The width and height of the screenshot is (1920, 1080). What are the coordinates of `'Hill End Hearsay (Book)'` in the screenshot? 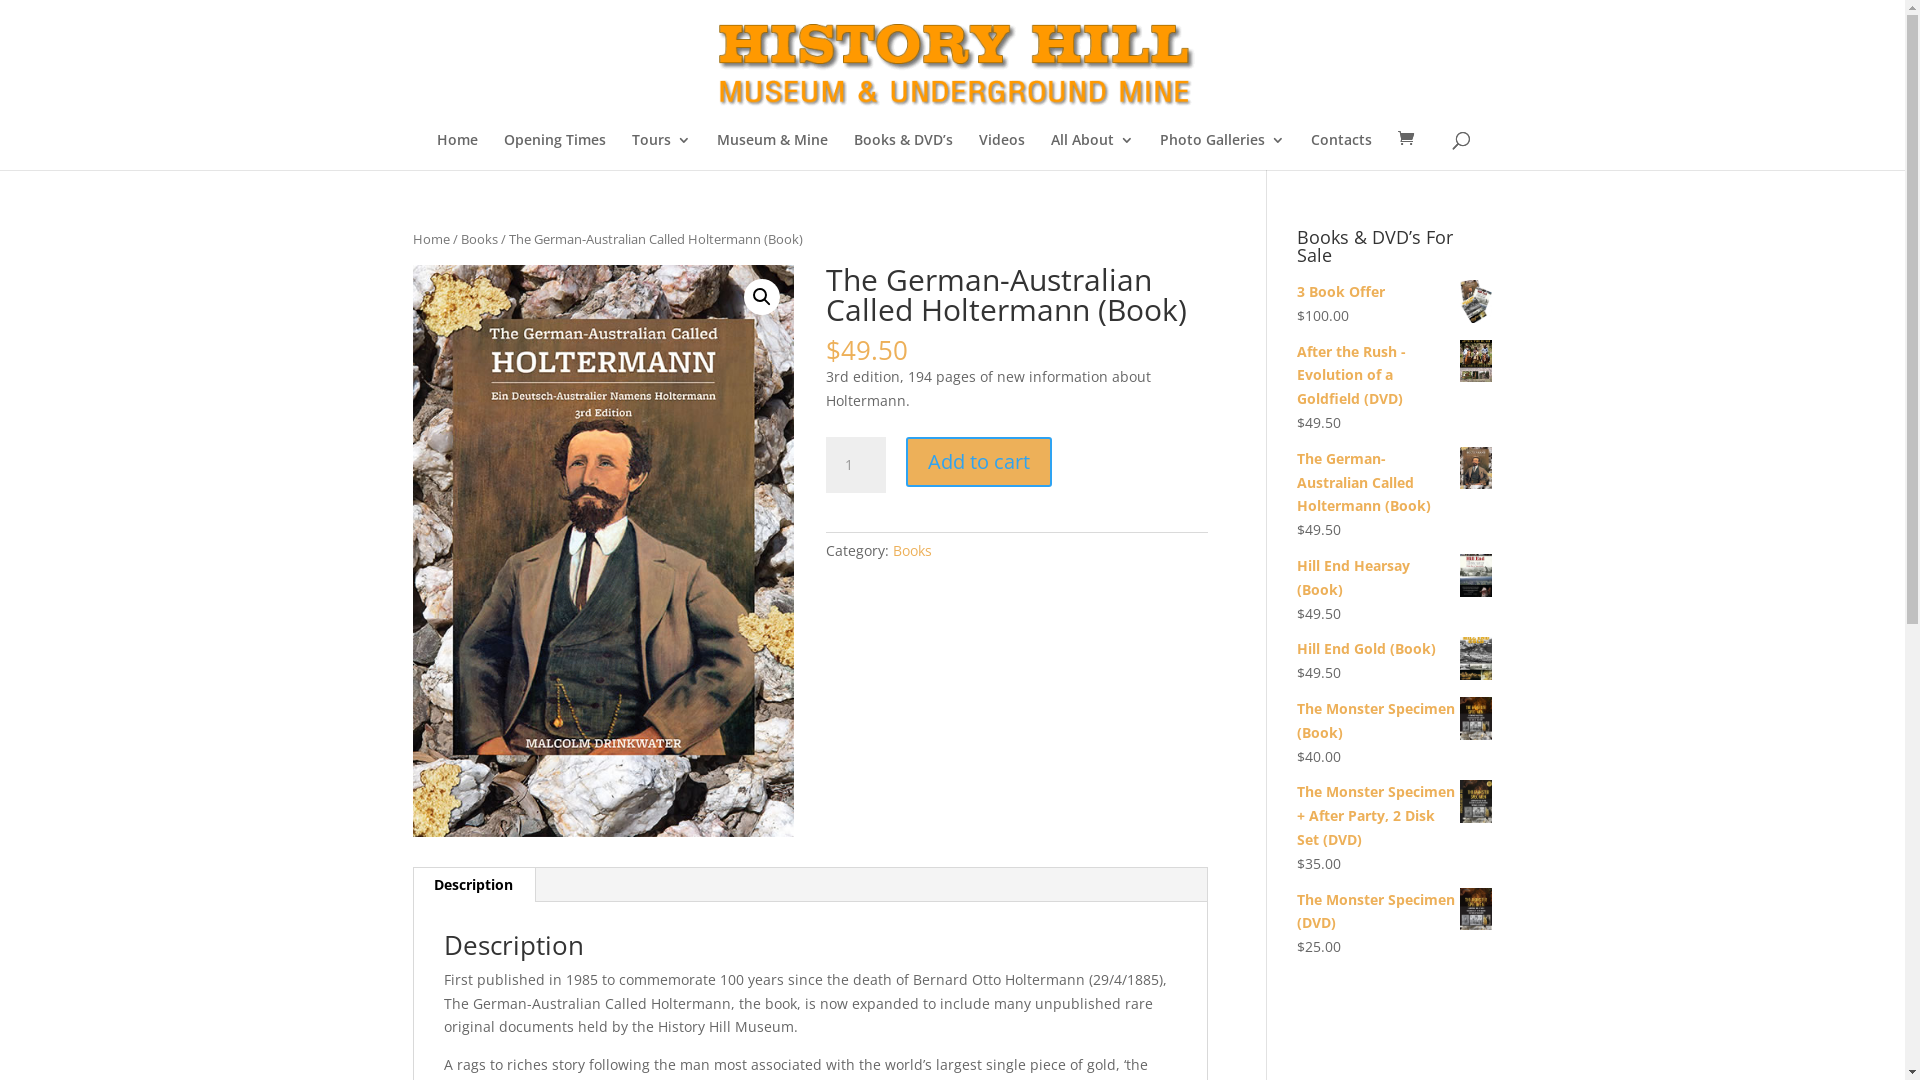 It's located at (1393, 578).